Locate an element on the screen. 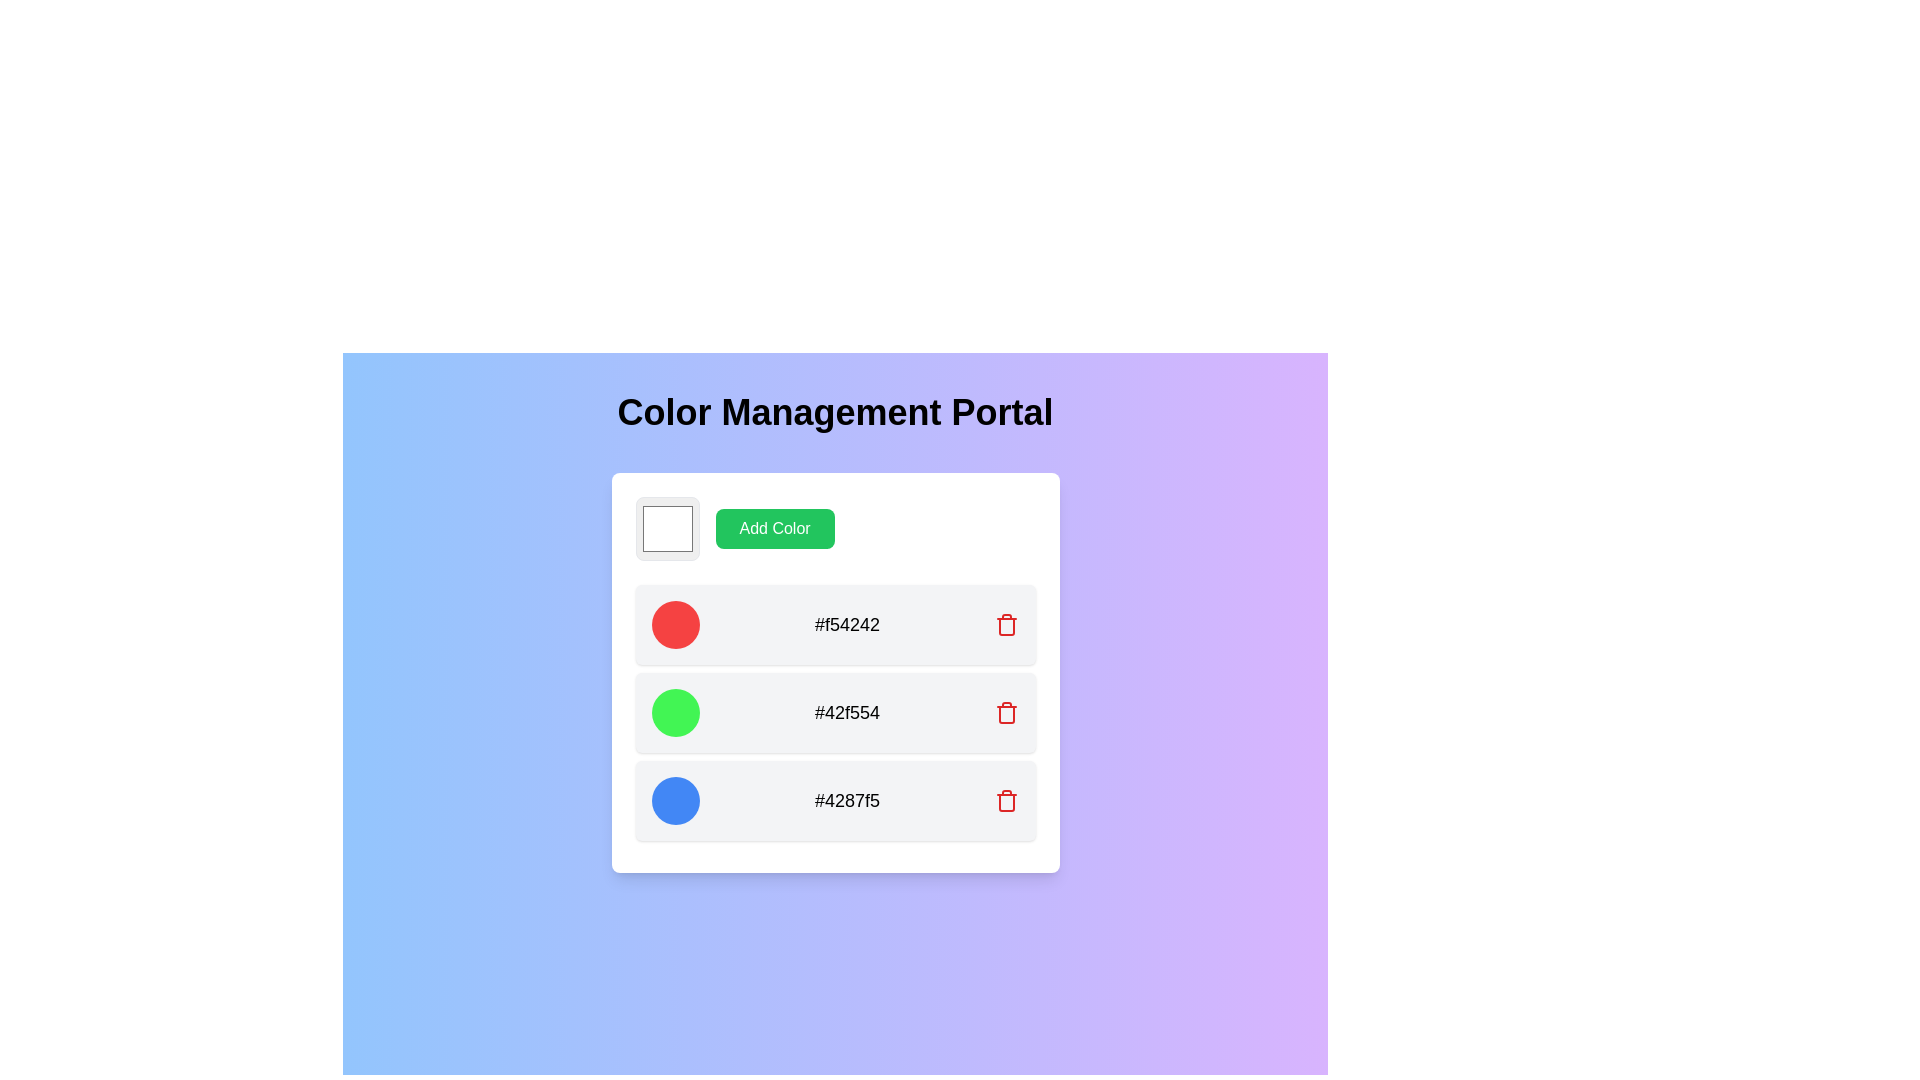  the middle section of the trash bin icon, which is a decorative part of the trash icon serving as a visual cue for deletion functionality is located at coordinates (1007, 626).